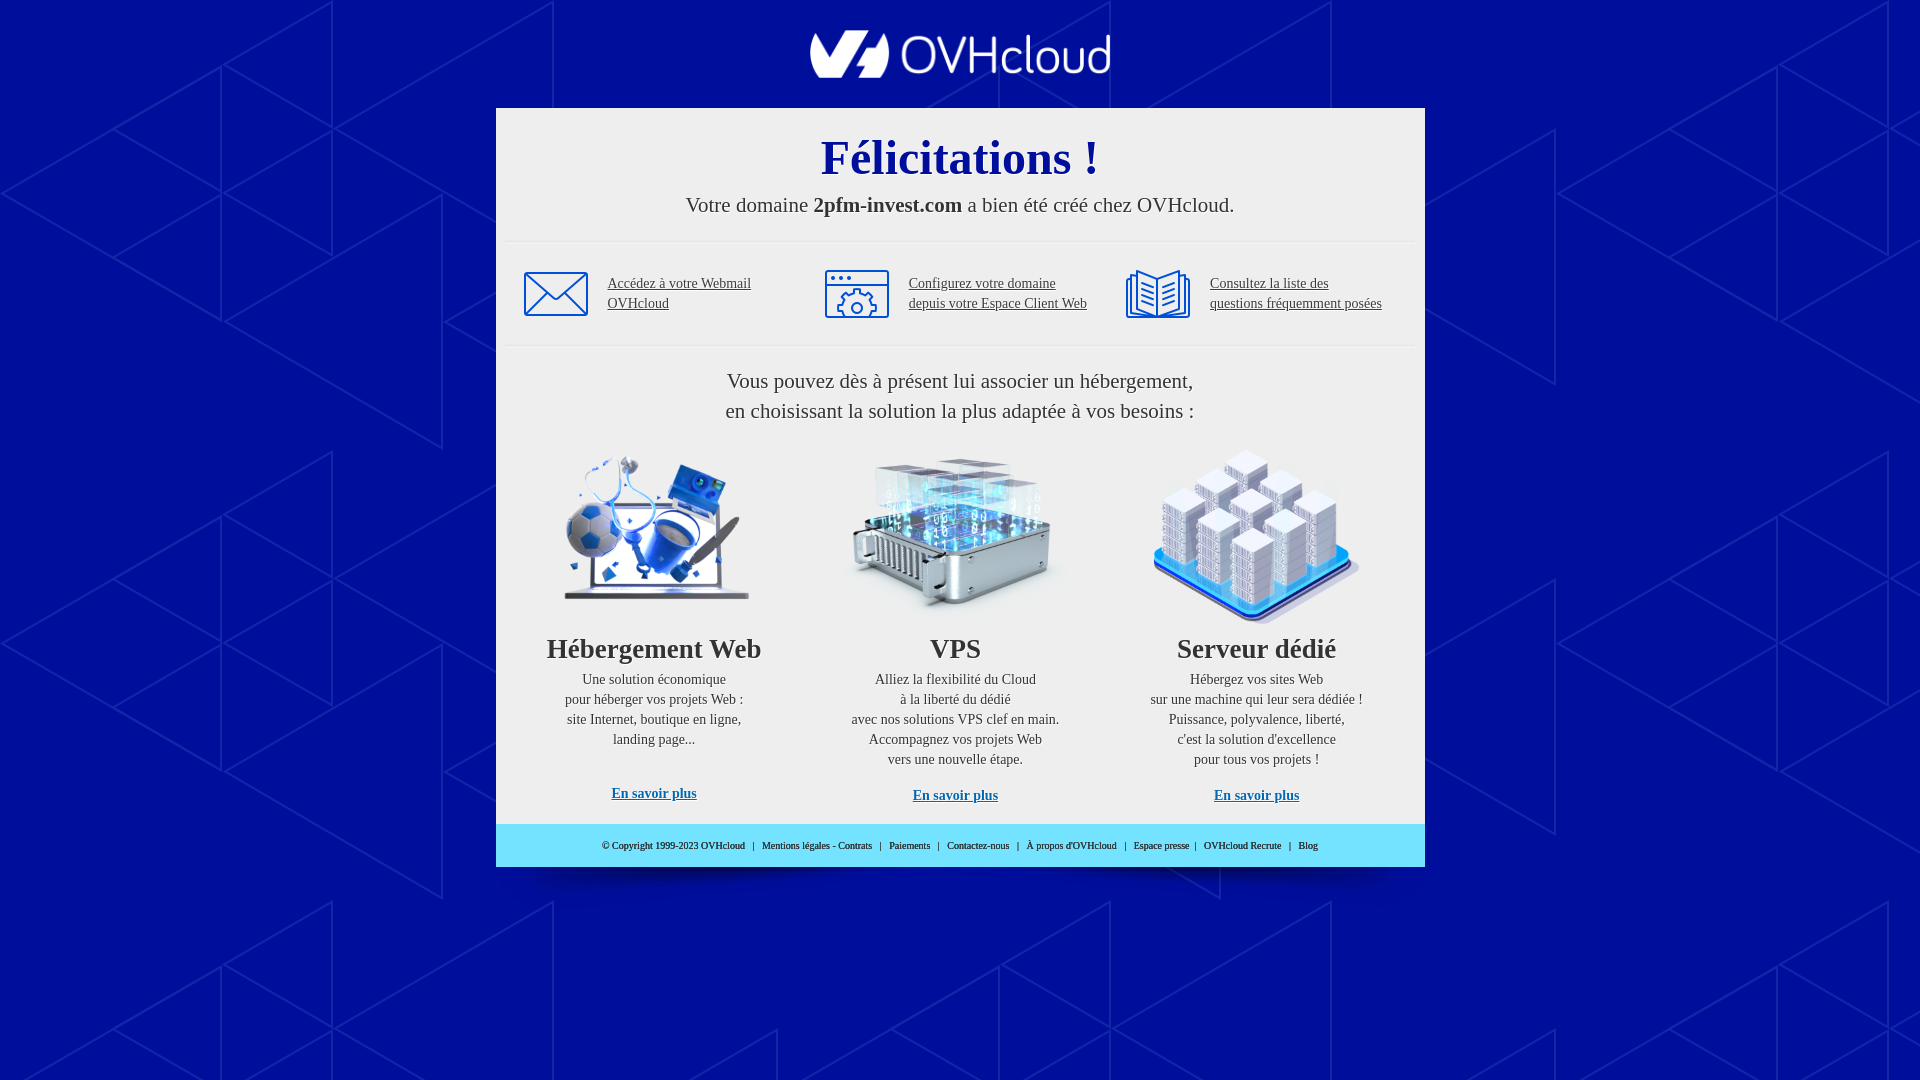 This screenshot has height=1080, width=1920. Describe the element at coordinates (978, 845) in the screenshot. I see `'Contactez-nous'` at that location.